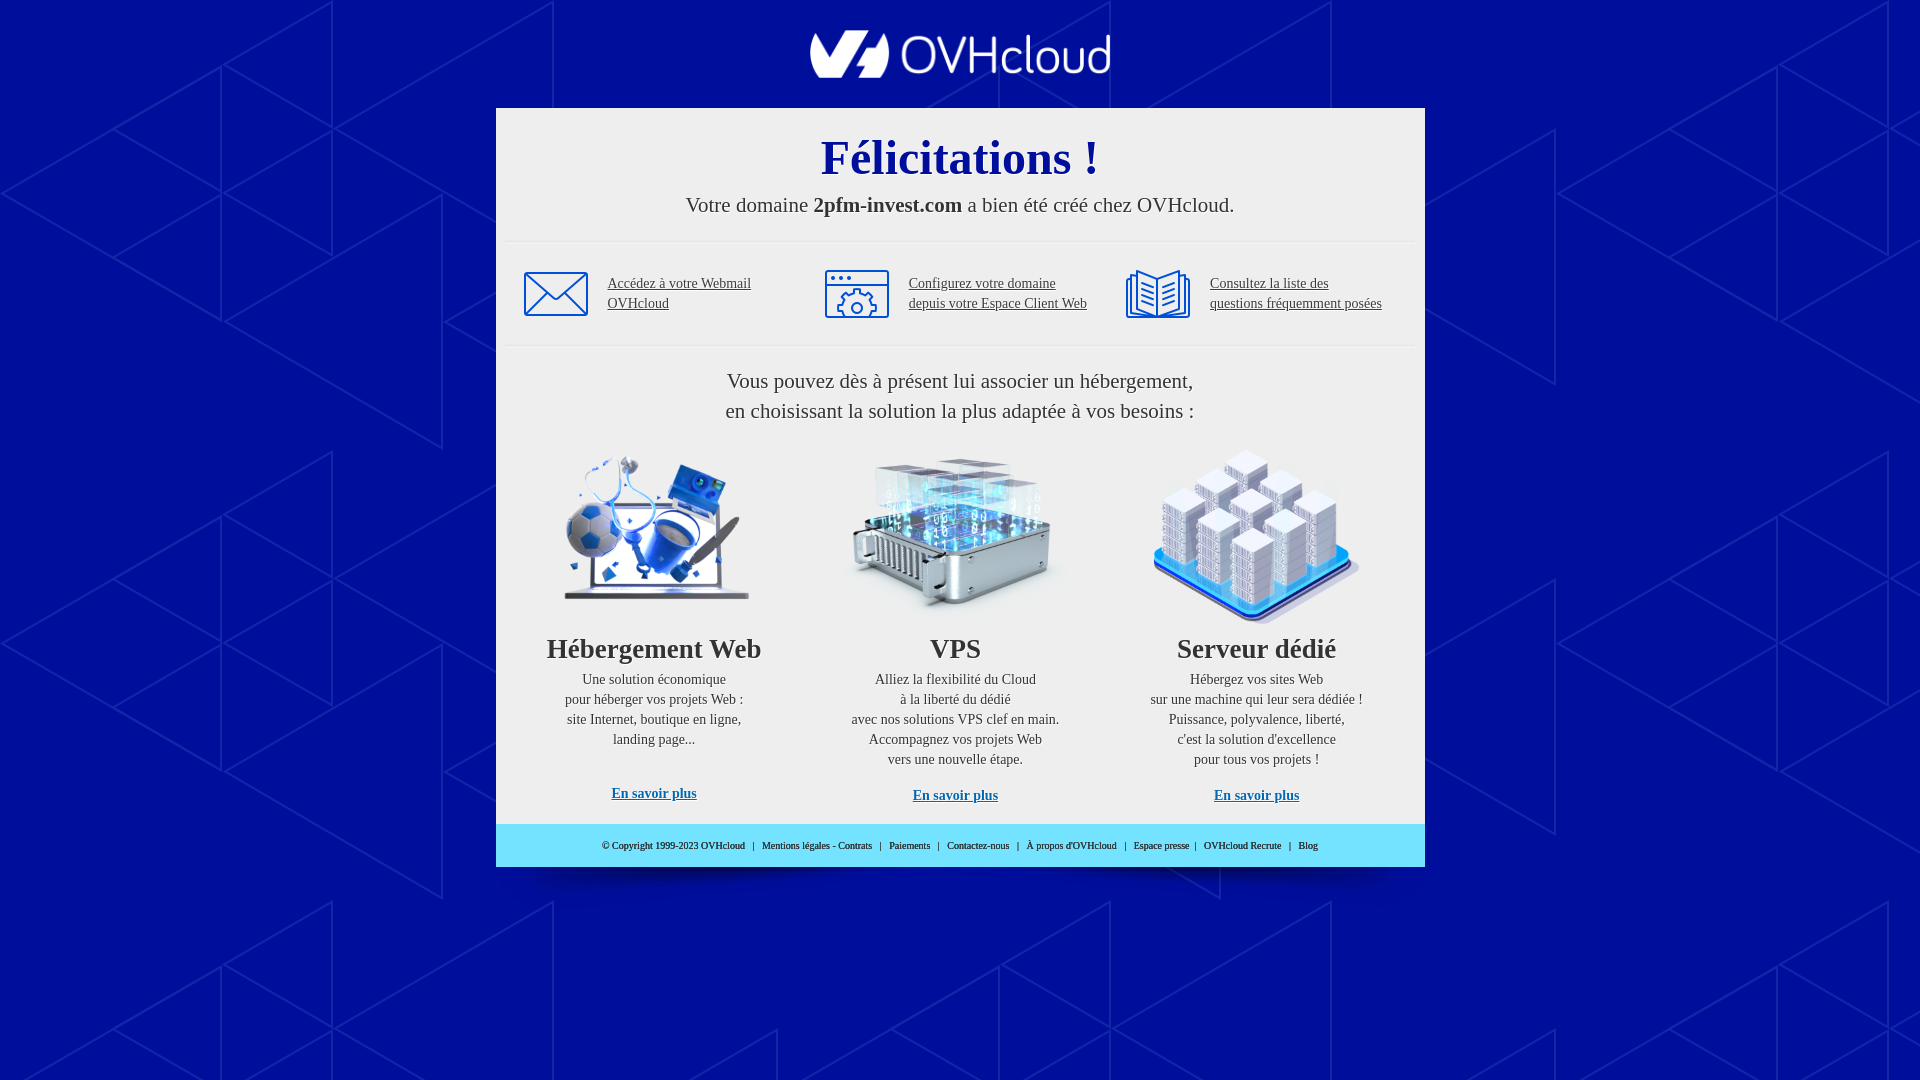 This screenshot has height=1080, width=1920. Describe the element at coordinates (978, 845) in the screenshot. I see `'Contactez-nous'` at that location.